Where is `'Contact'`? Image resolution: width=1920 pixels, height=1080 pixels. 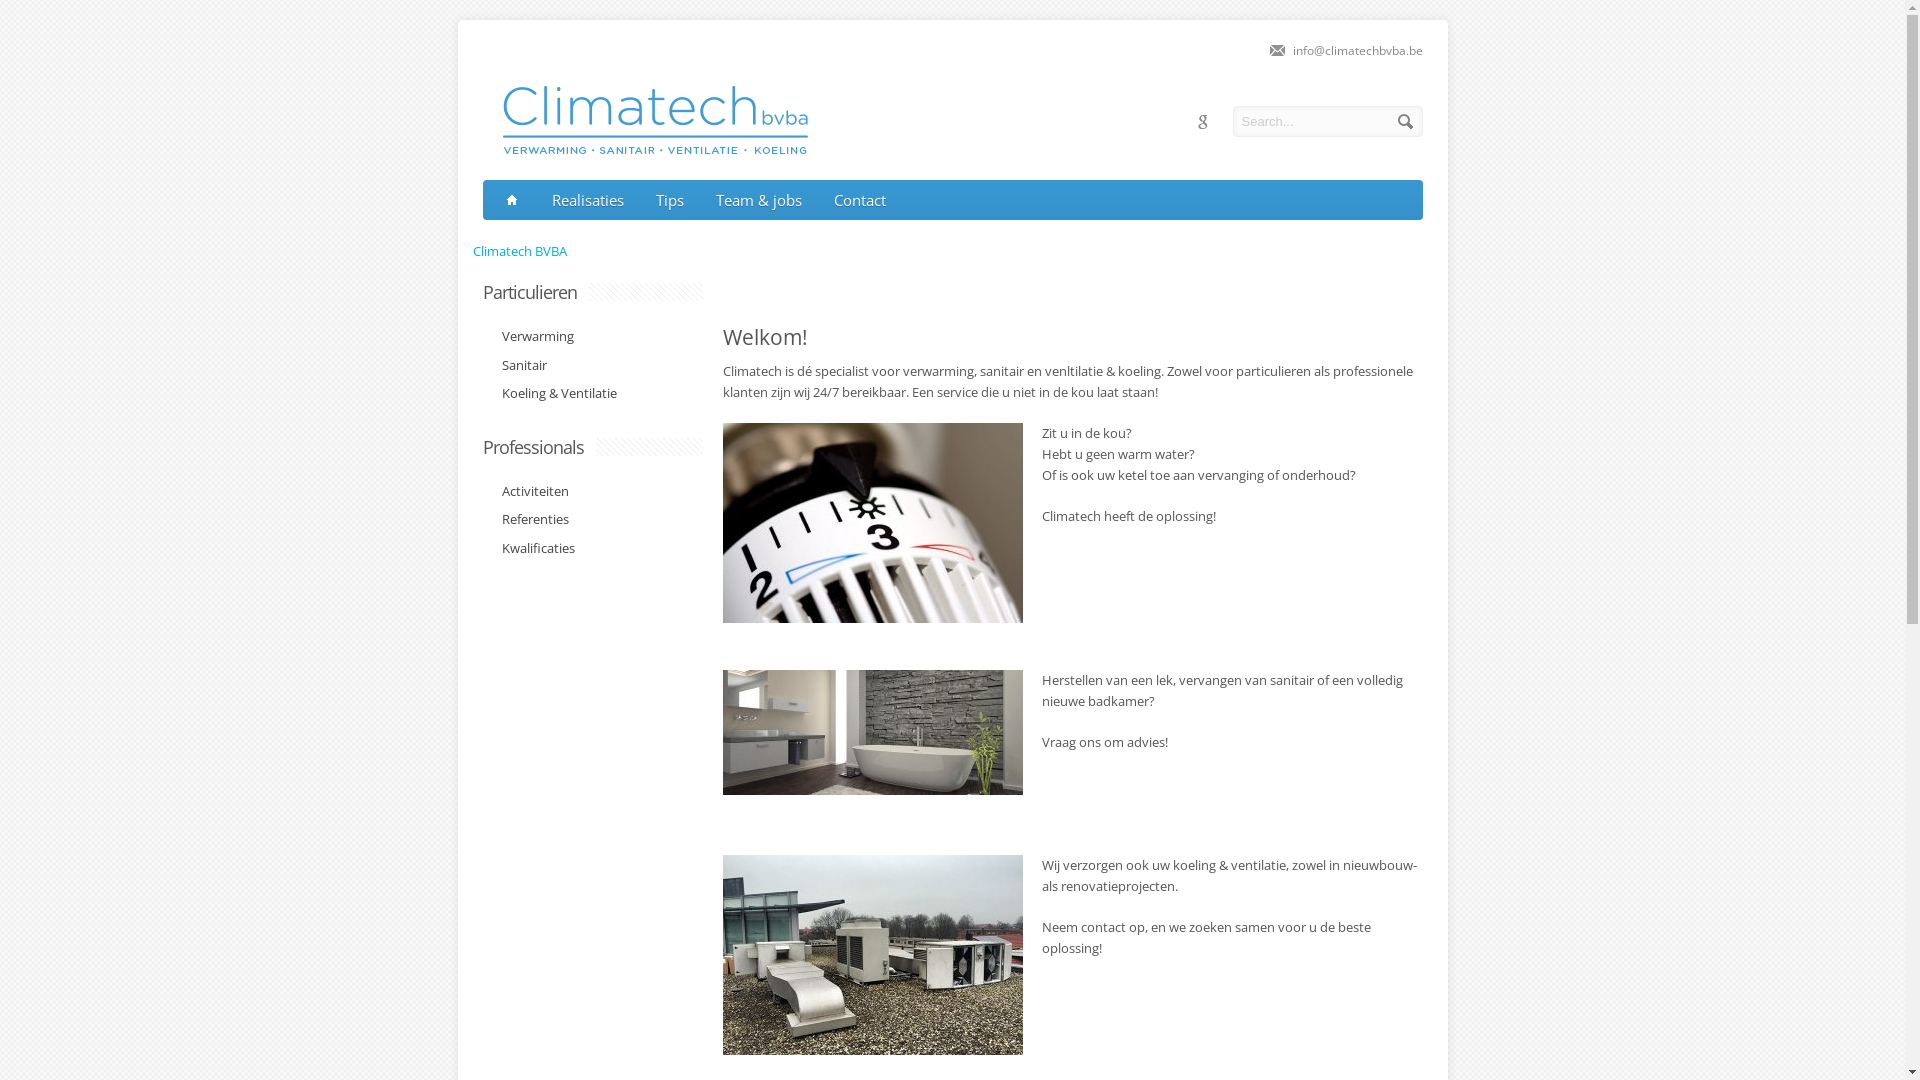
'Contact' is located at coordinates (859, 200).